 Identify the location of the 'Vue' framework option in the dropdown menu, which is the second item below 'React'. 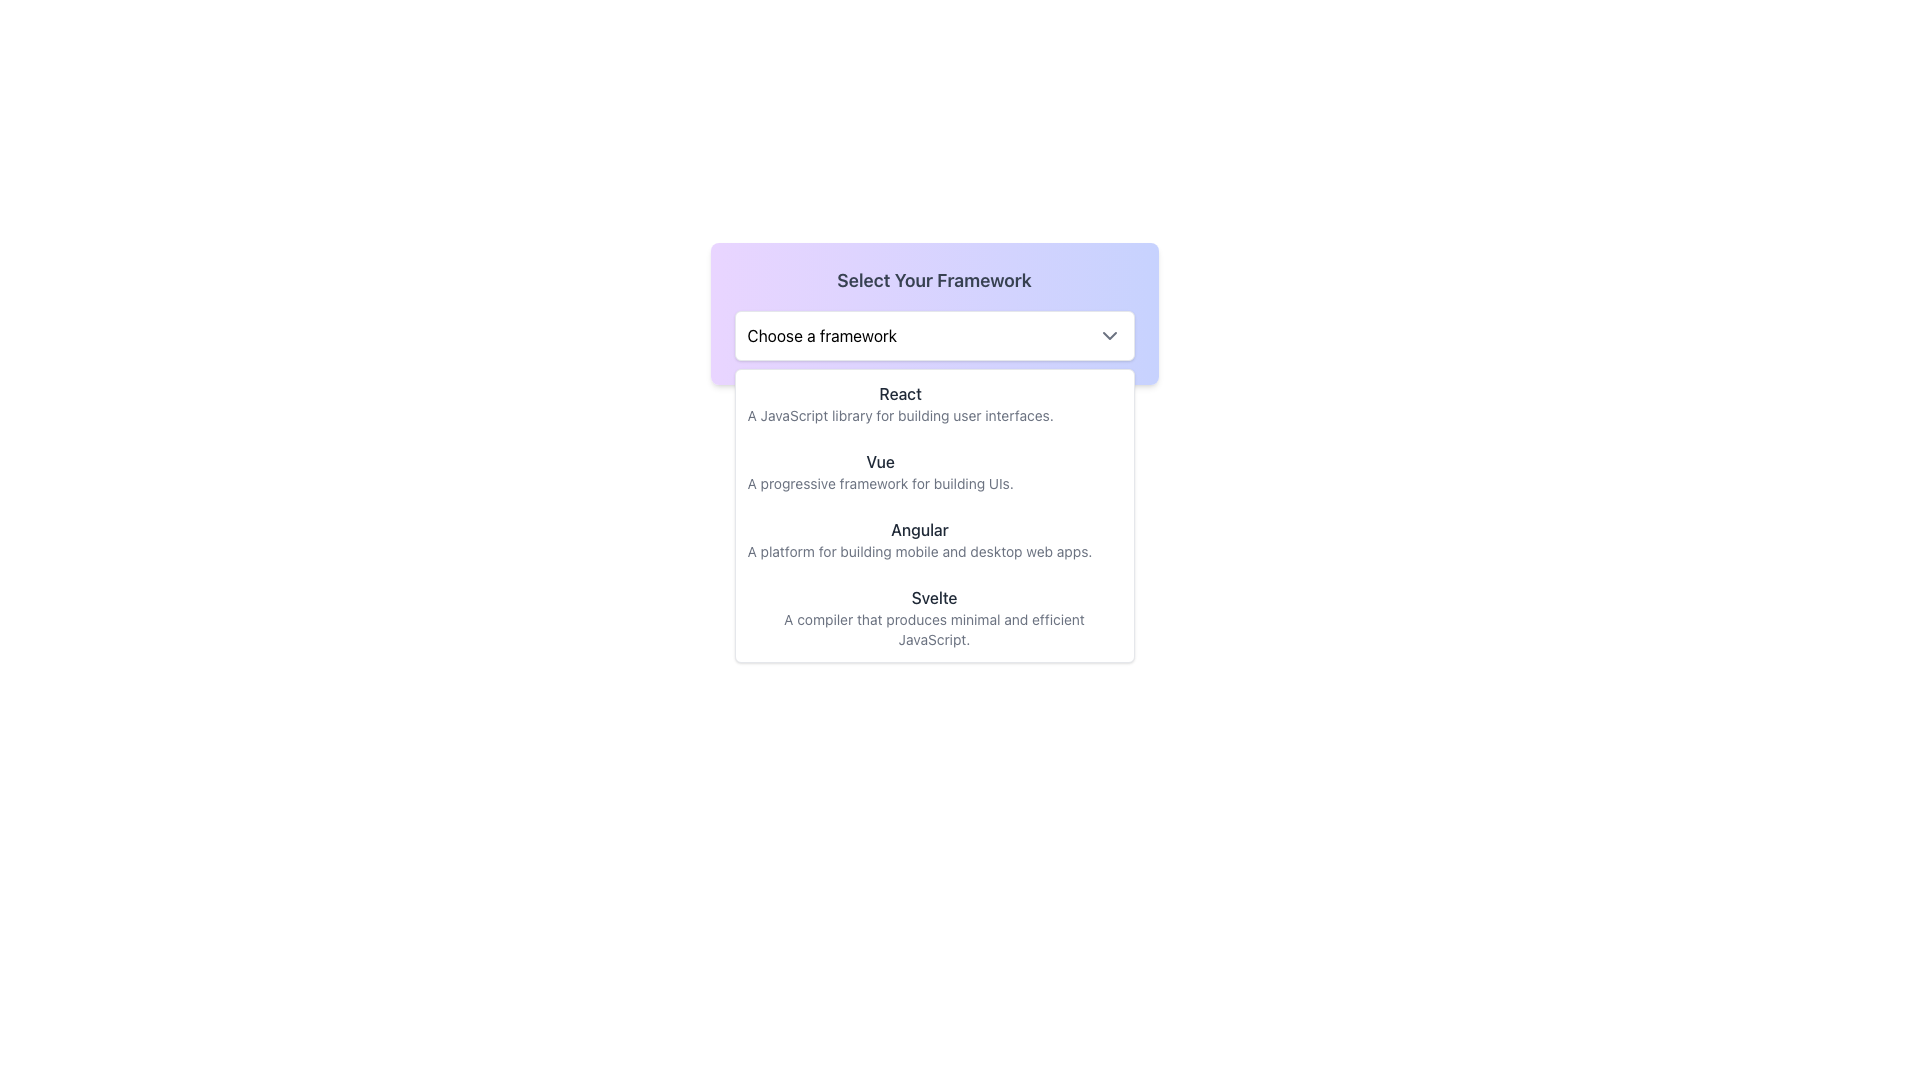
(933, 471).